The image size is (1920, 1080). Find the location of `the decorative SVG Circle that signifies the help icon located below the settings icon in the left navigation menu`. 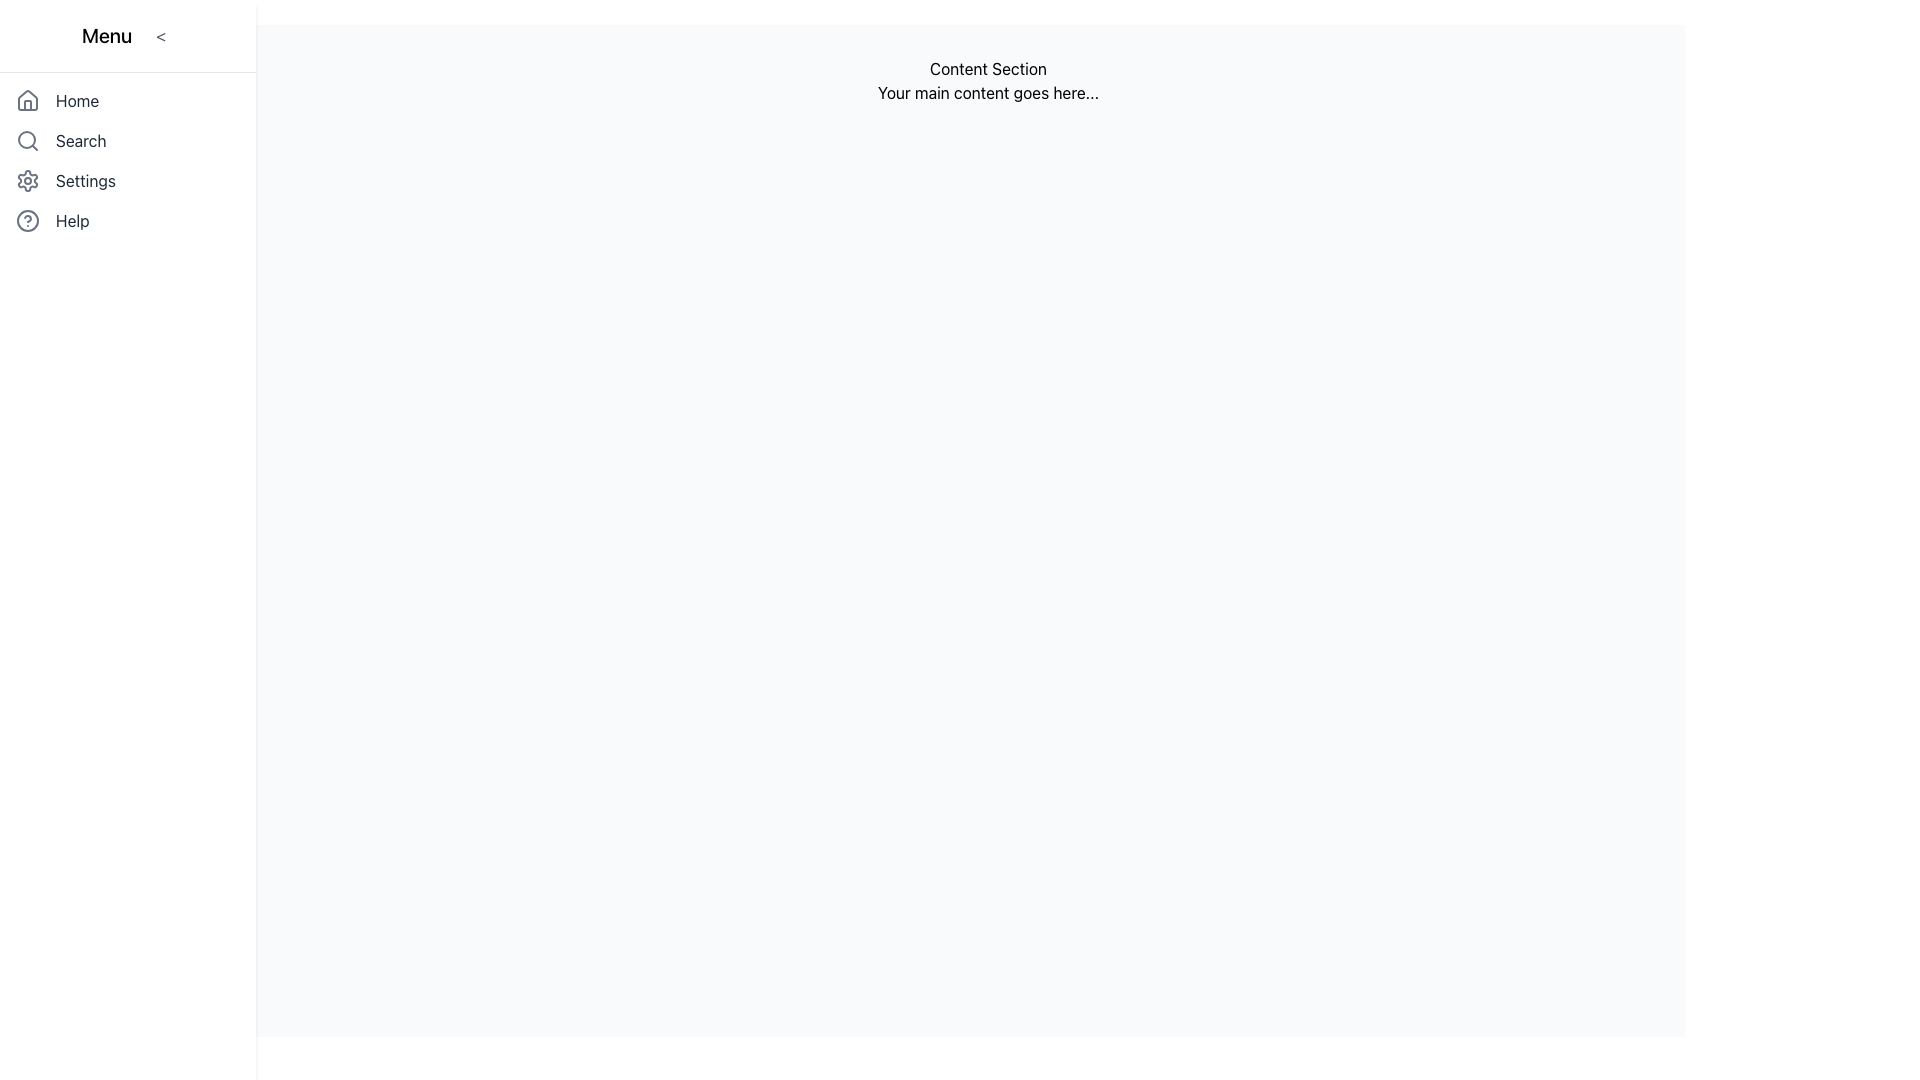

the decorative SVG Circle that signifies the help icon located below the settings icon in the left navigation menu is located at coordinates (28, 220).